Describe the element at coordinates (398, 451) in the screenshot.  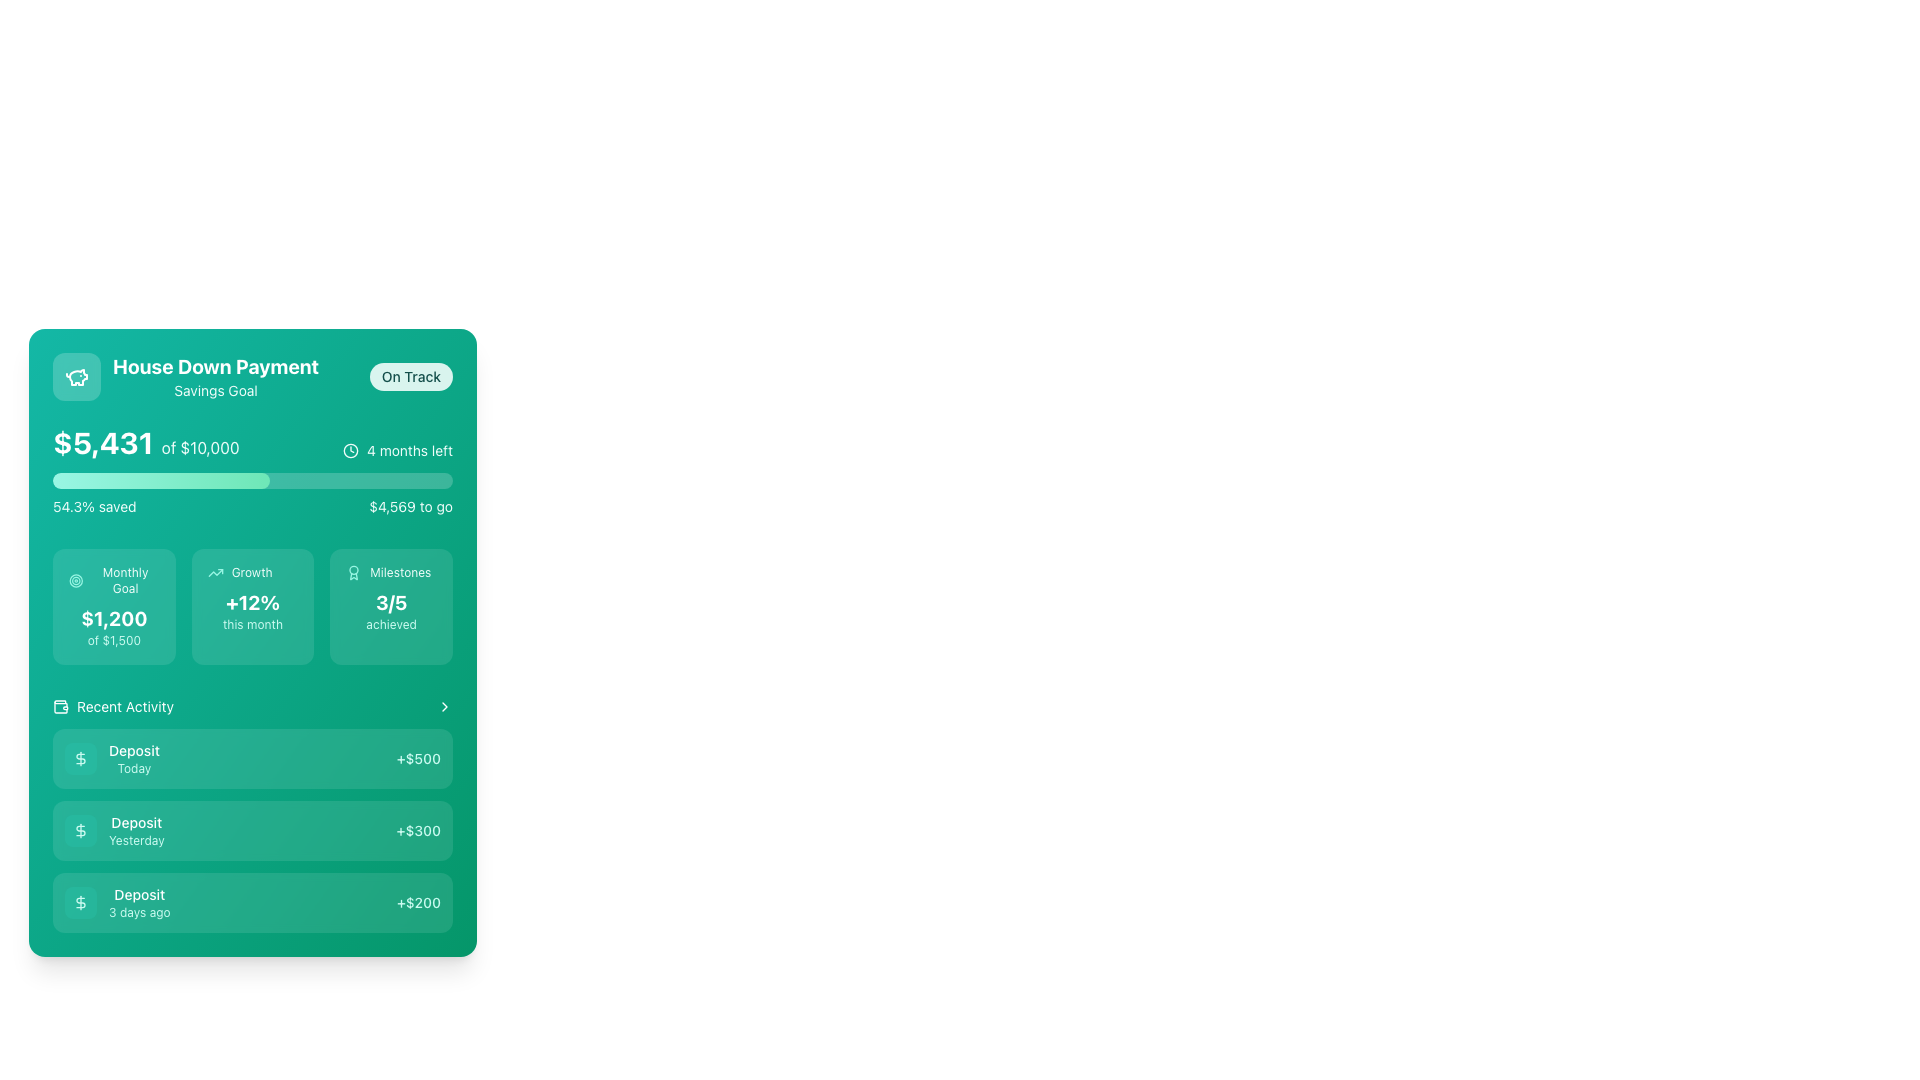
I see `the Static Text with Icon displaying the time-related status located in the upper-right section of the panel next to the progress summary information` at that location.